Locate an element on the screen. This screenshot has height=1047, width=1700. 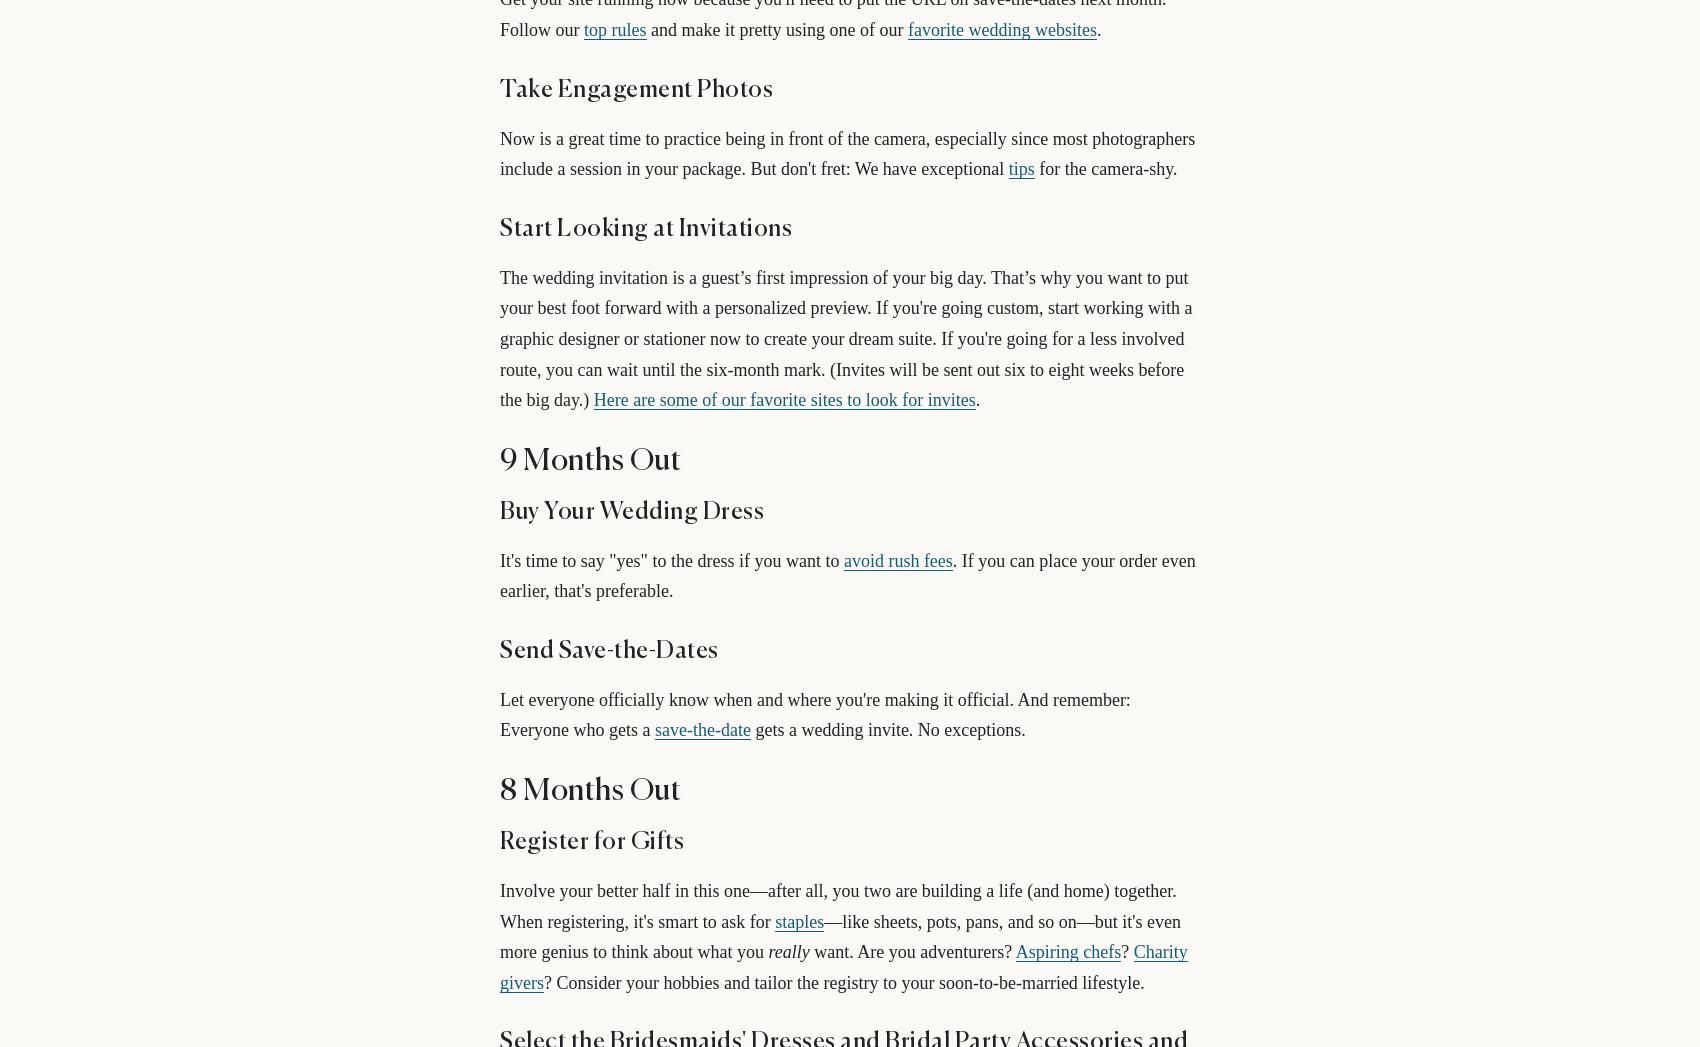
'Send Save-the-Dates' is located at coordinates (607, 649).